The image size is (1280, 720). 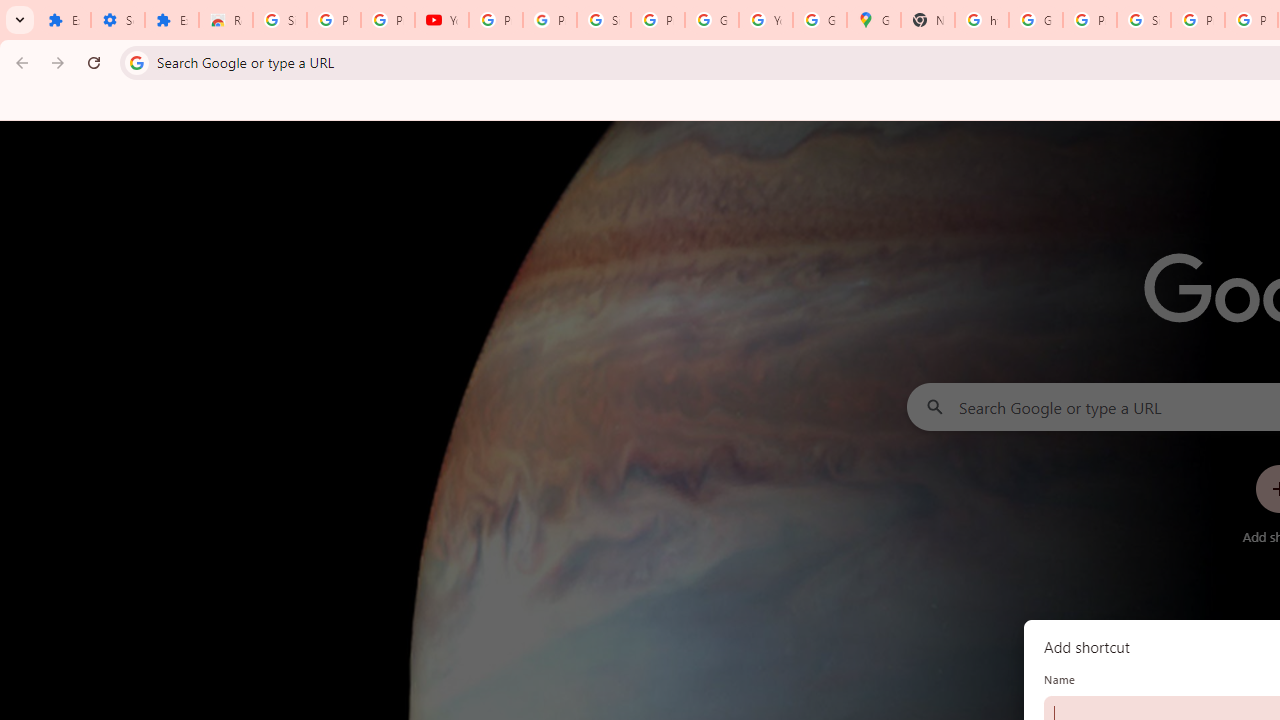 What do you see at coordinates (874, 20) in the screenshot?
I see `'Google Maps'` at bounding box center [874, 20].